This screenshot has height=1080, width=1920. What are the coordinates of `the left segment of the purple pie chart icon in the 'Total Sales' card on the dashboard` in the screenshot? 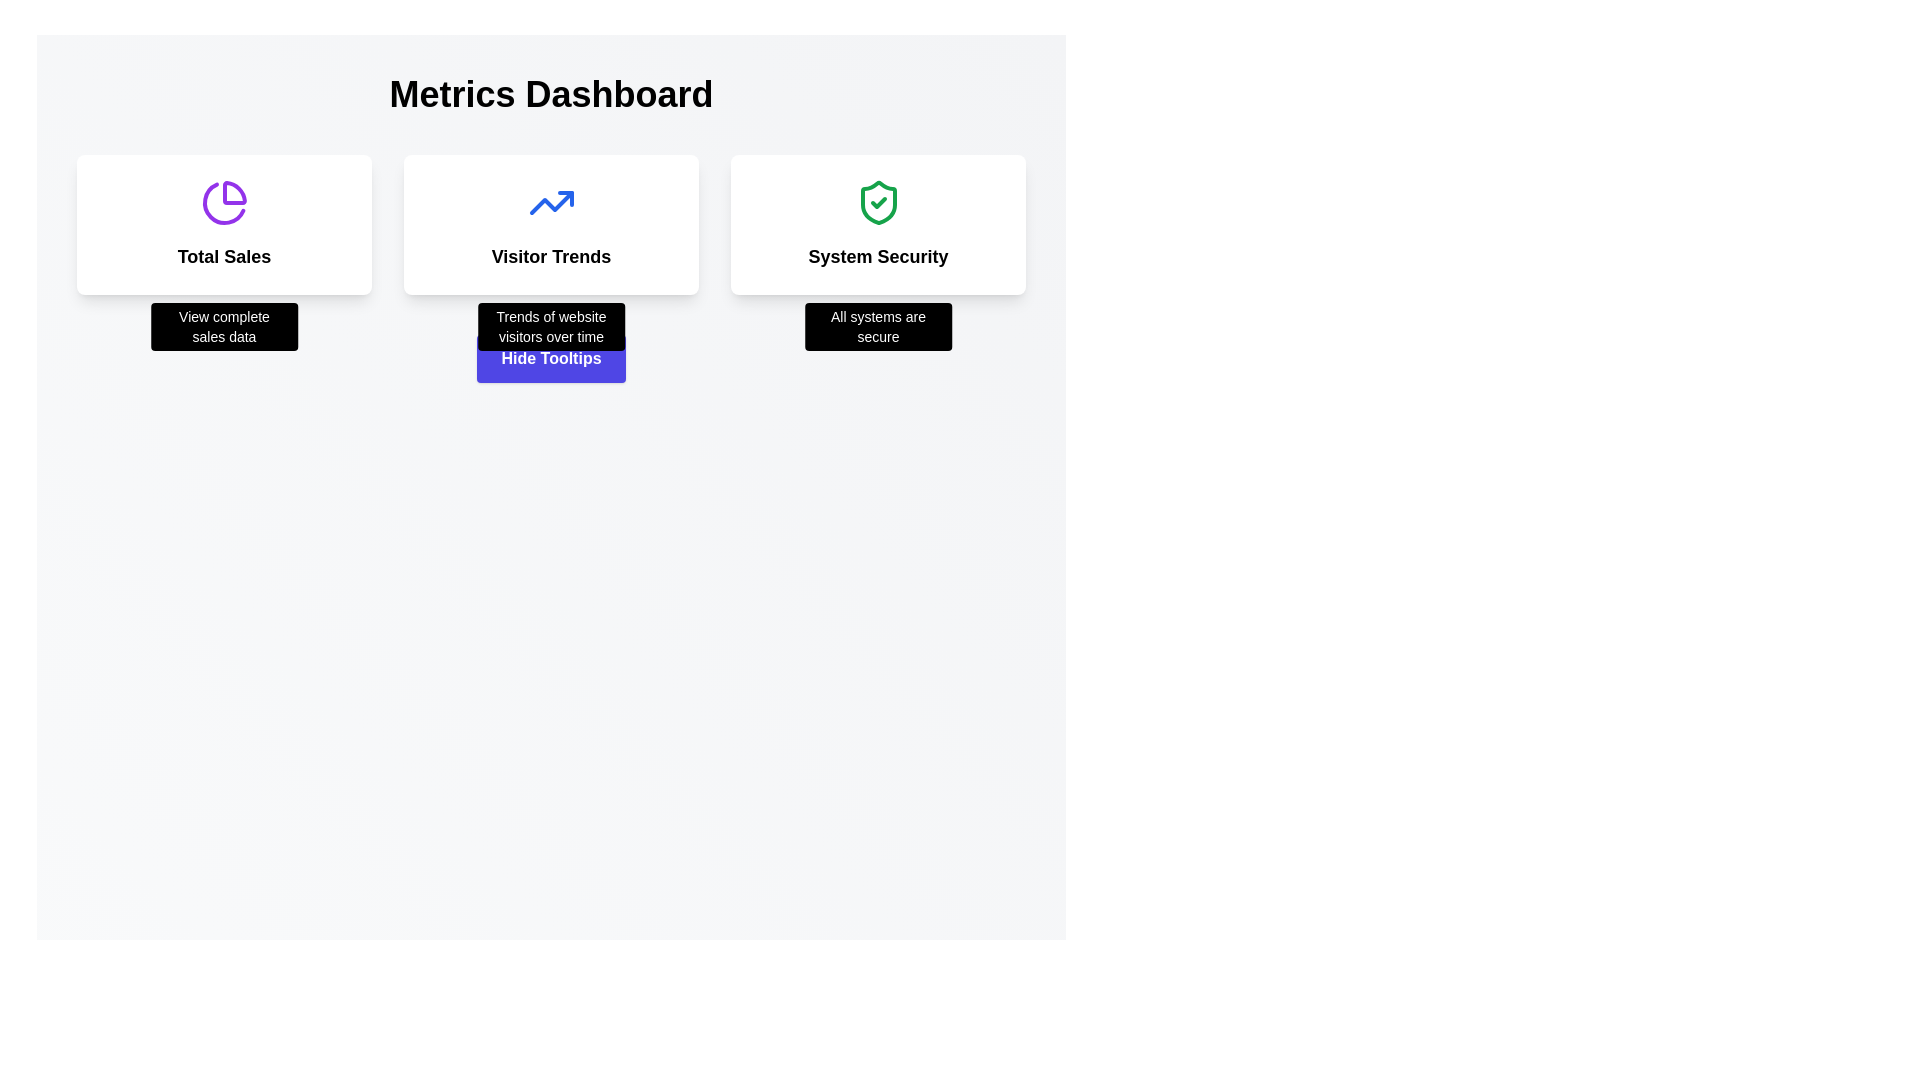 It's located at (223, 203).